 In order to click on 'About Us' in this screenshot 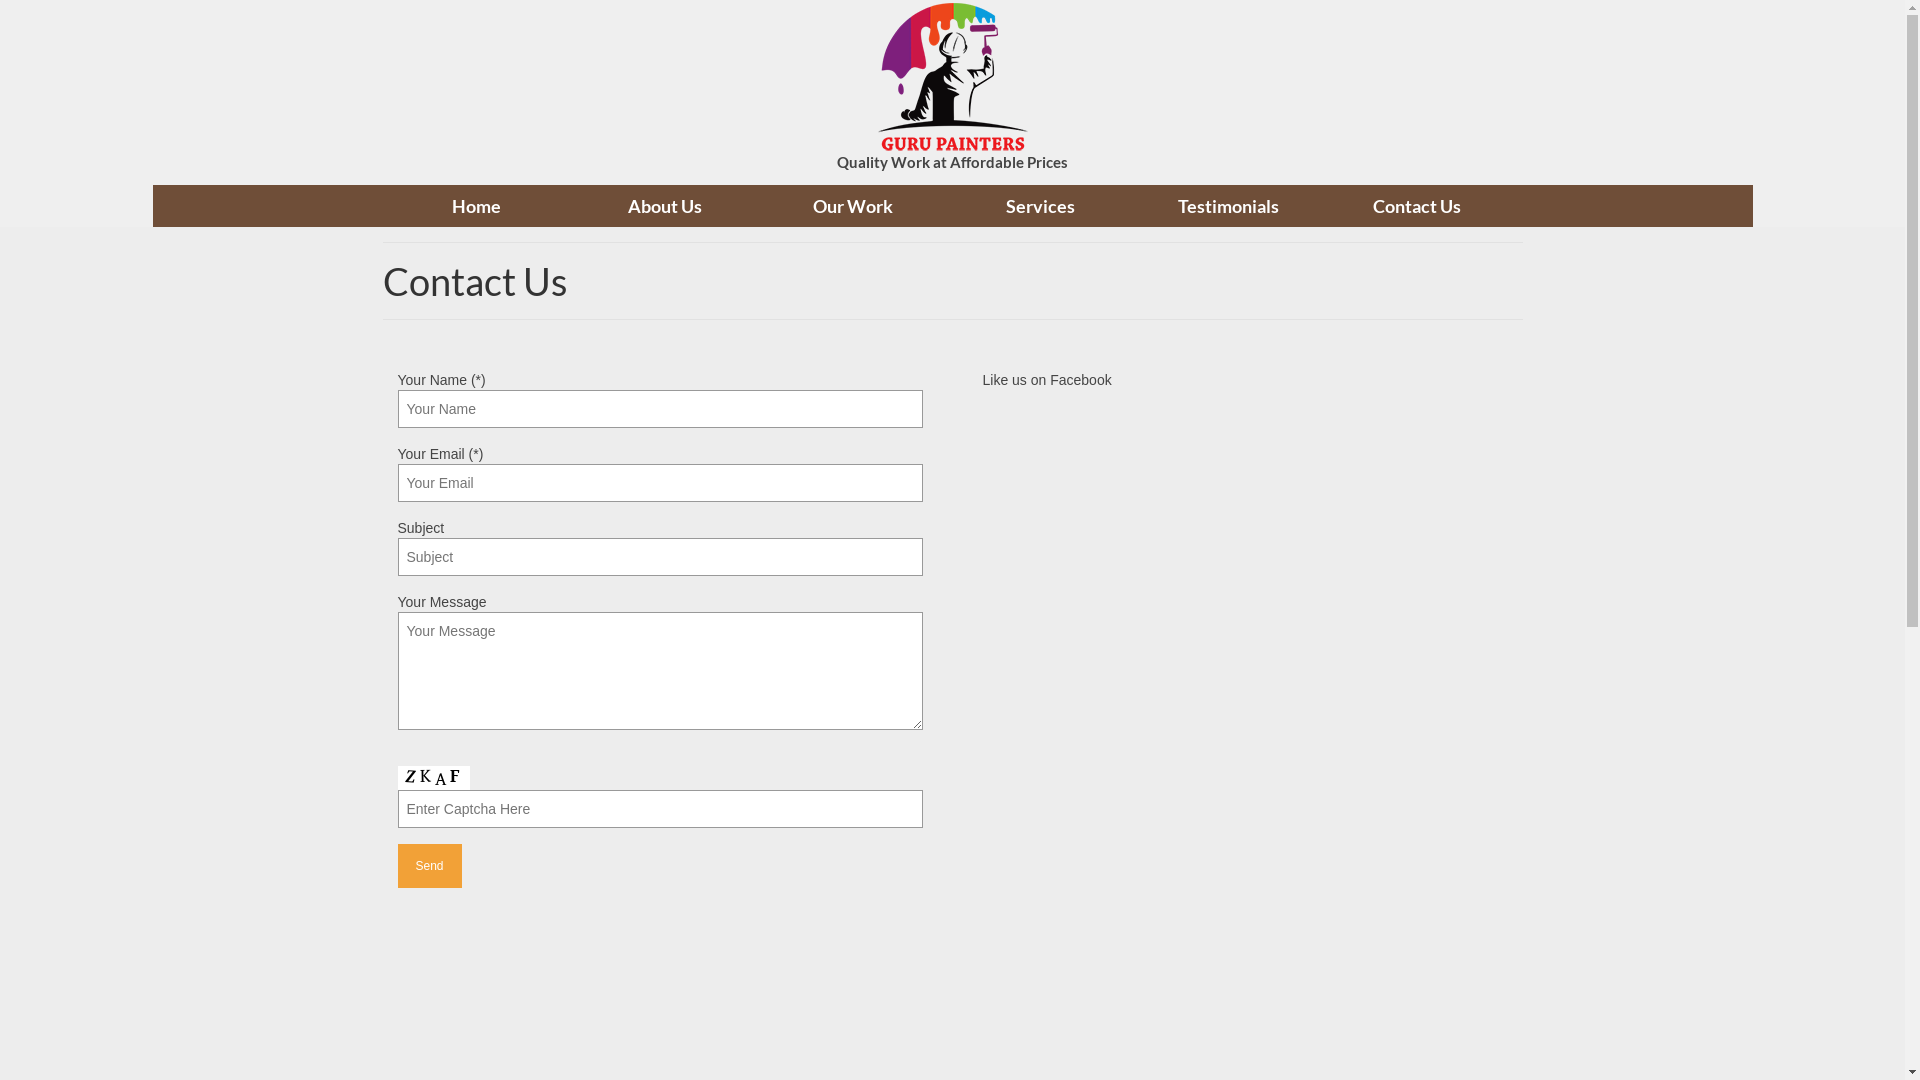, I will do `click(570, 205)`.